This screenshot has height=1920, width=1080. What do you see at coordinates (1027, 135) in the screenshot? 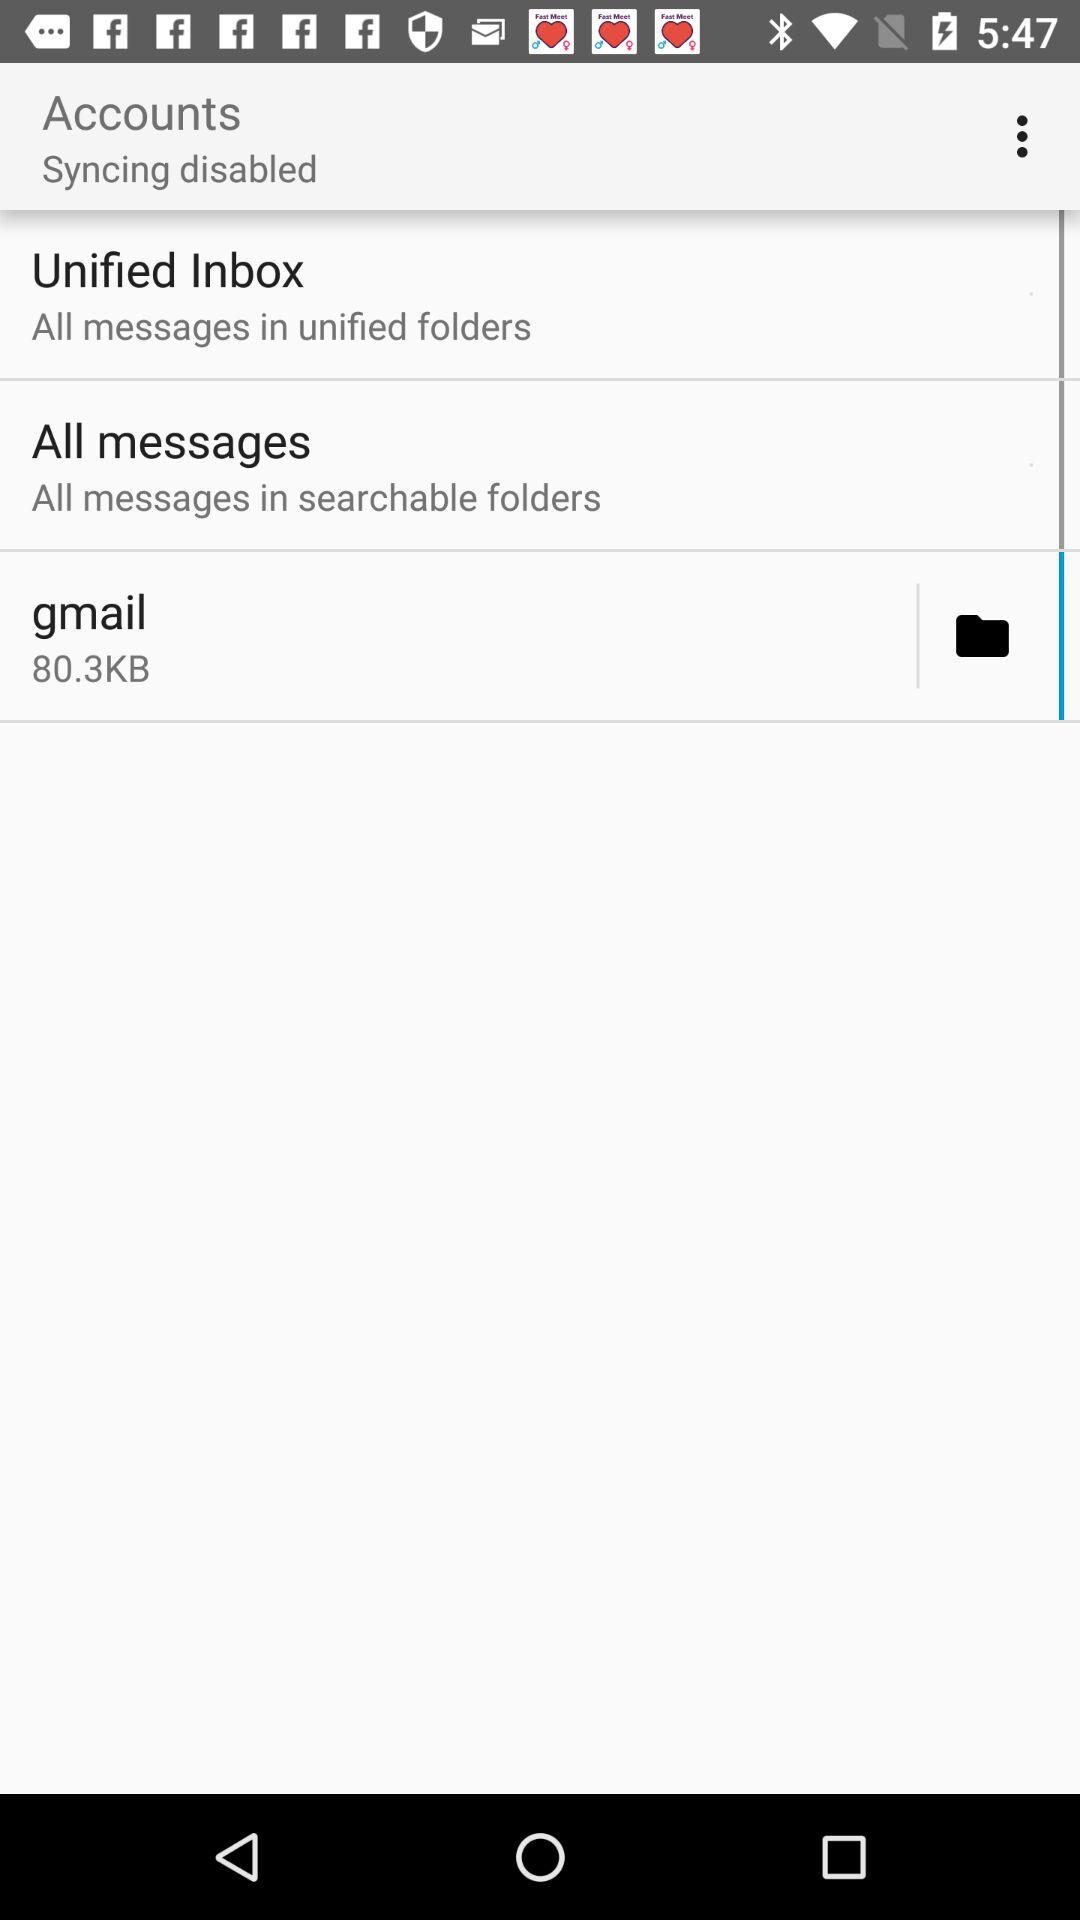
I see `item to the right of the syncing disabled` at bounding box center [1027, 135].